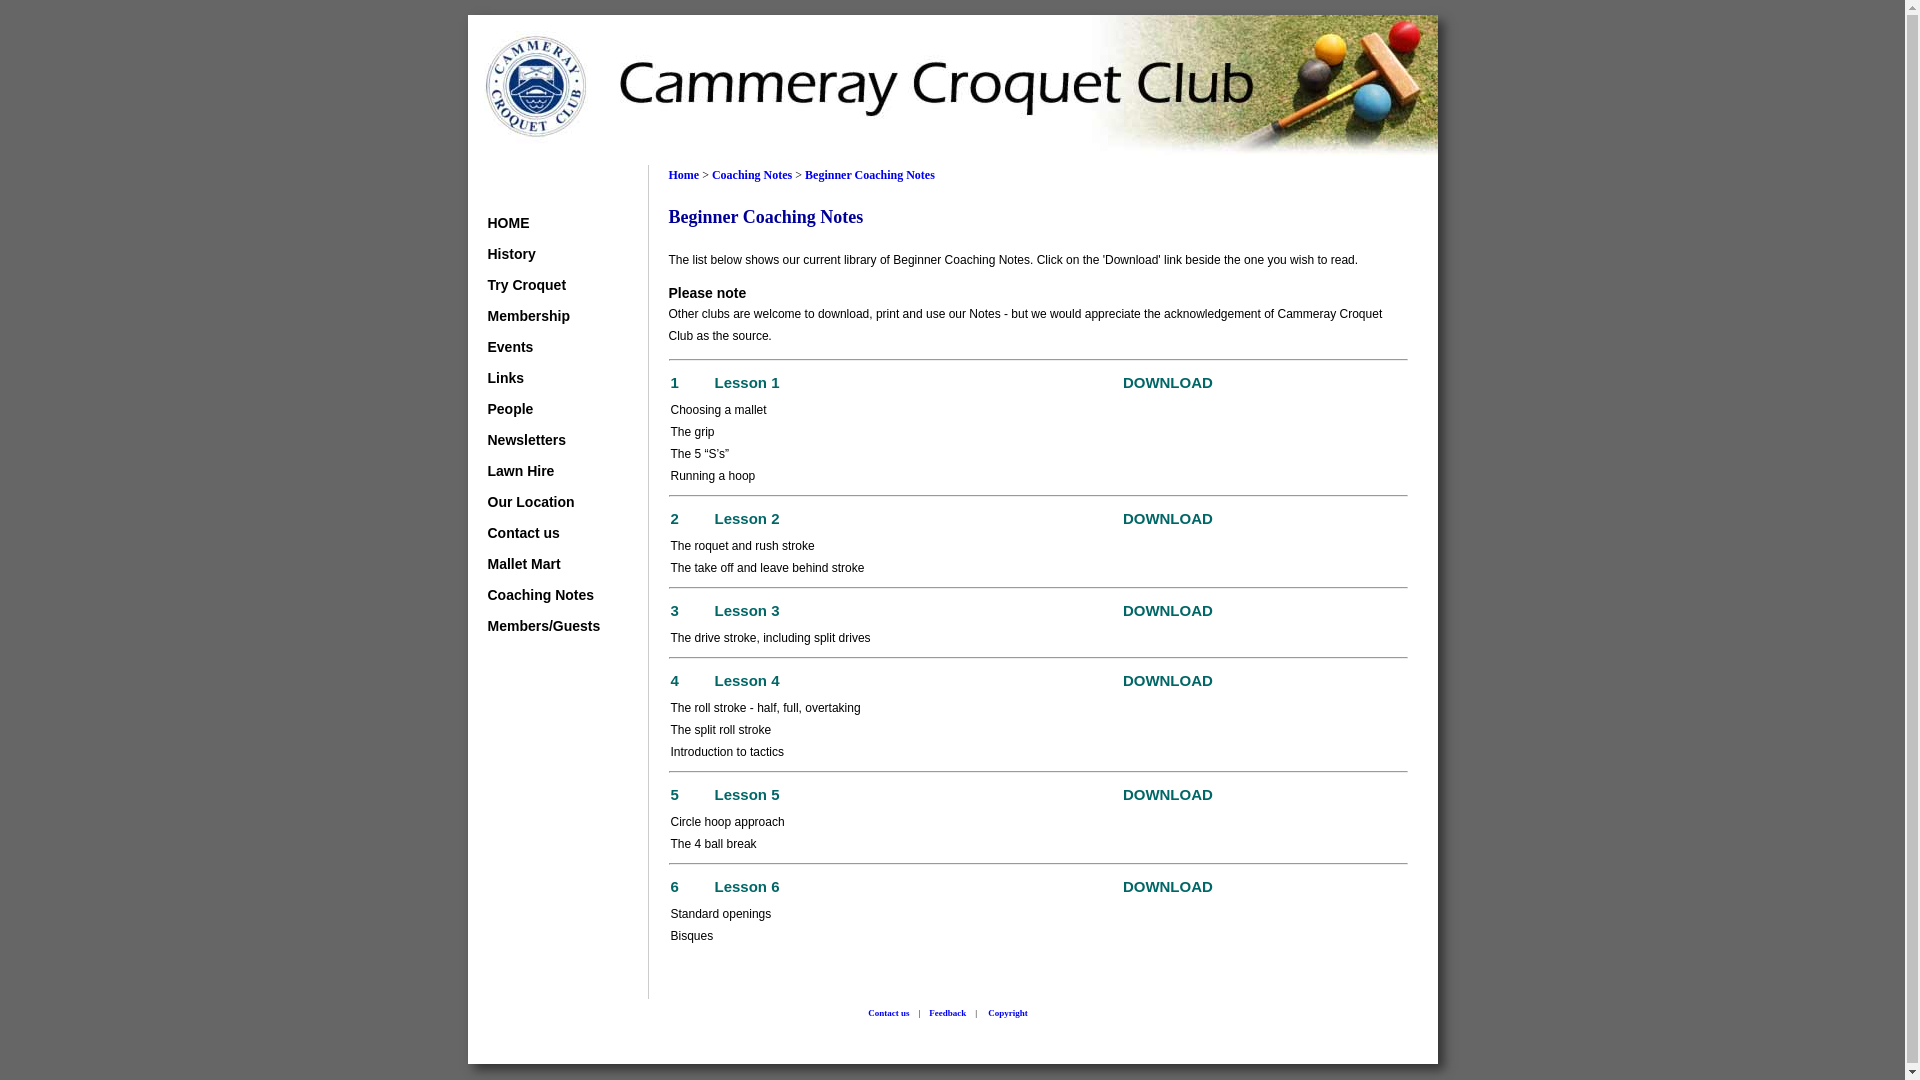  What do you see at coordinates (546, 315) in the screenshot?
I see `'Membership'` at bounding box center [546, 315].